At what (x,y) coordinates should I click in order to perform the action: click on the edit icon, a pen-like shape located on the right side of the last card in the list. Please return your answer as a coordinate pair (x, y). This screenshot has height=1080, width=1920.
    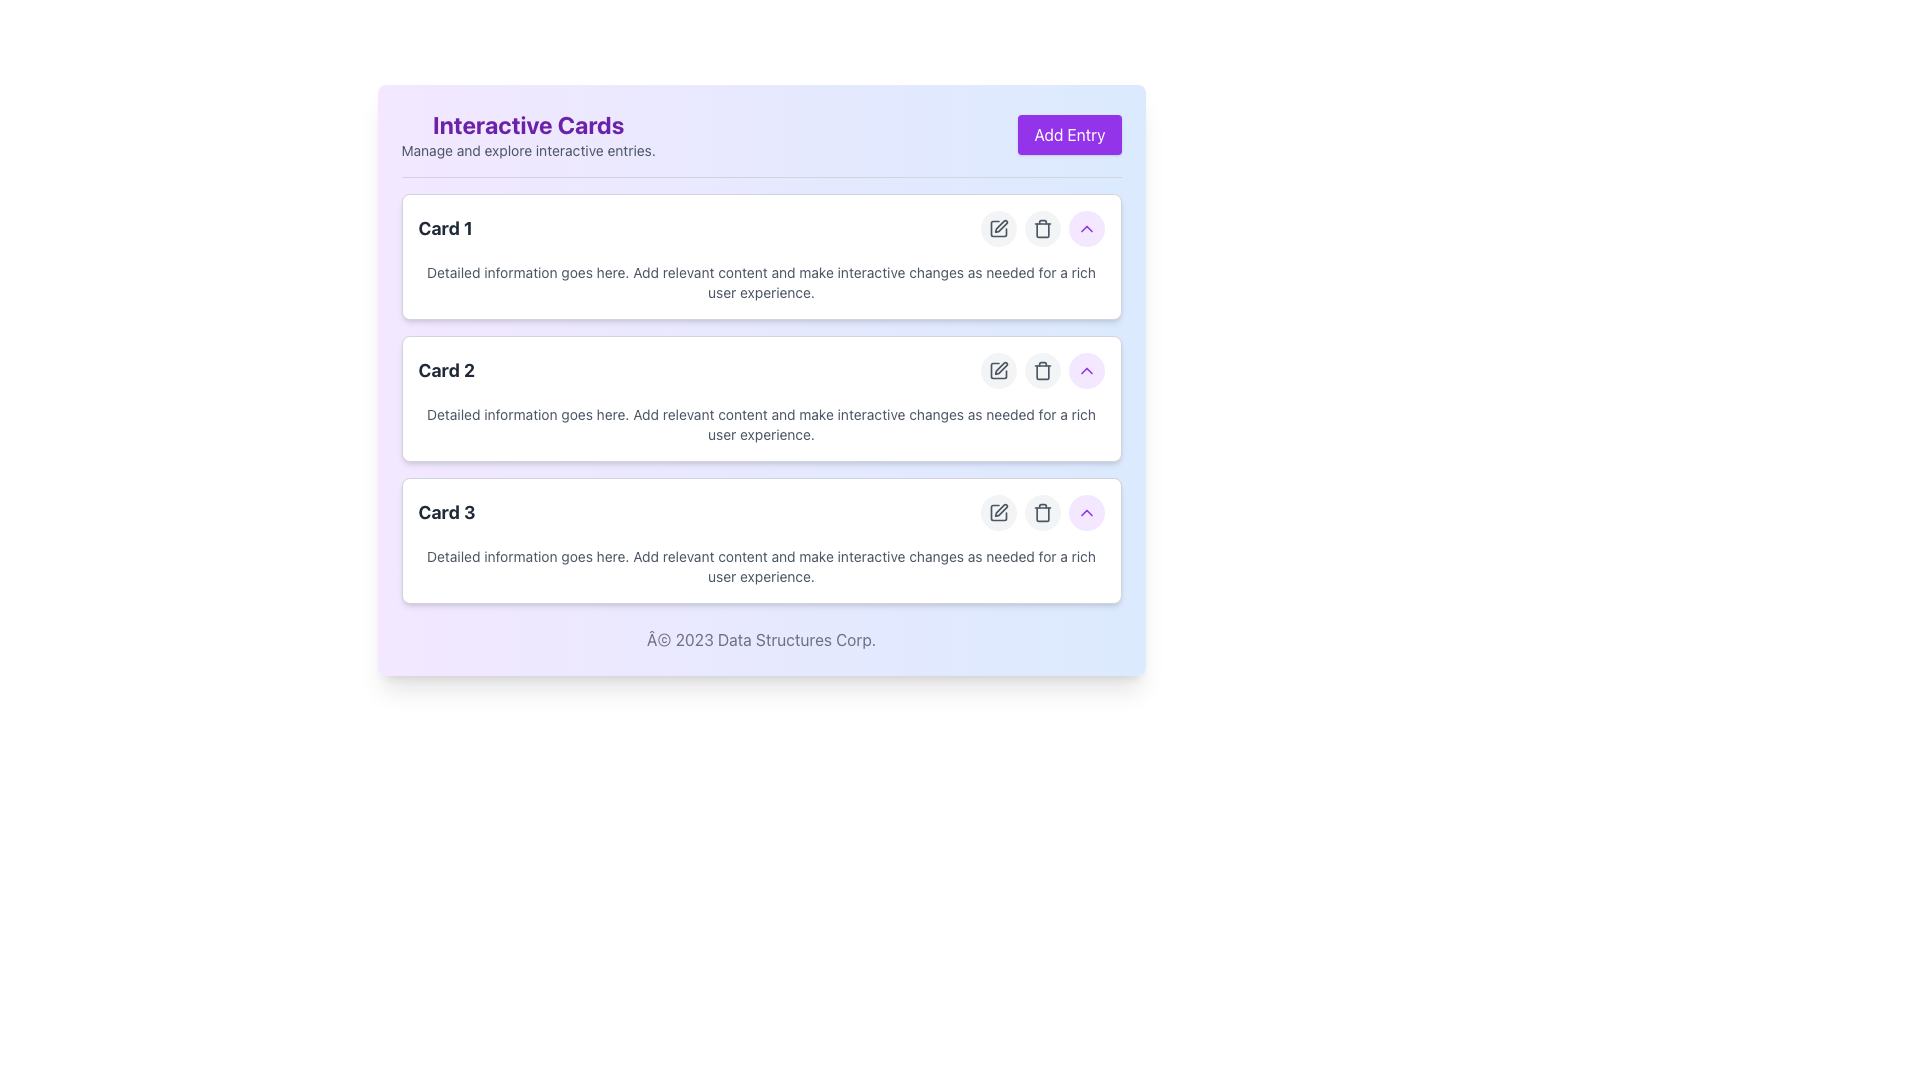
    Looking at the image, I should click on (1001, 509).